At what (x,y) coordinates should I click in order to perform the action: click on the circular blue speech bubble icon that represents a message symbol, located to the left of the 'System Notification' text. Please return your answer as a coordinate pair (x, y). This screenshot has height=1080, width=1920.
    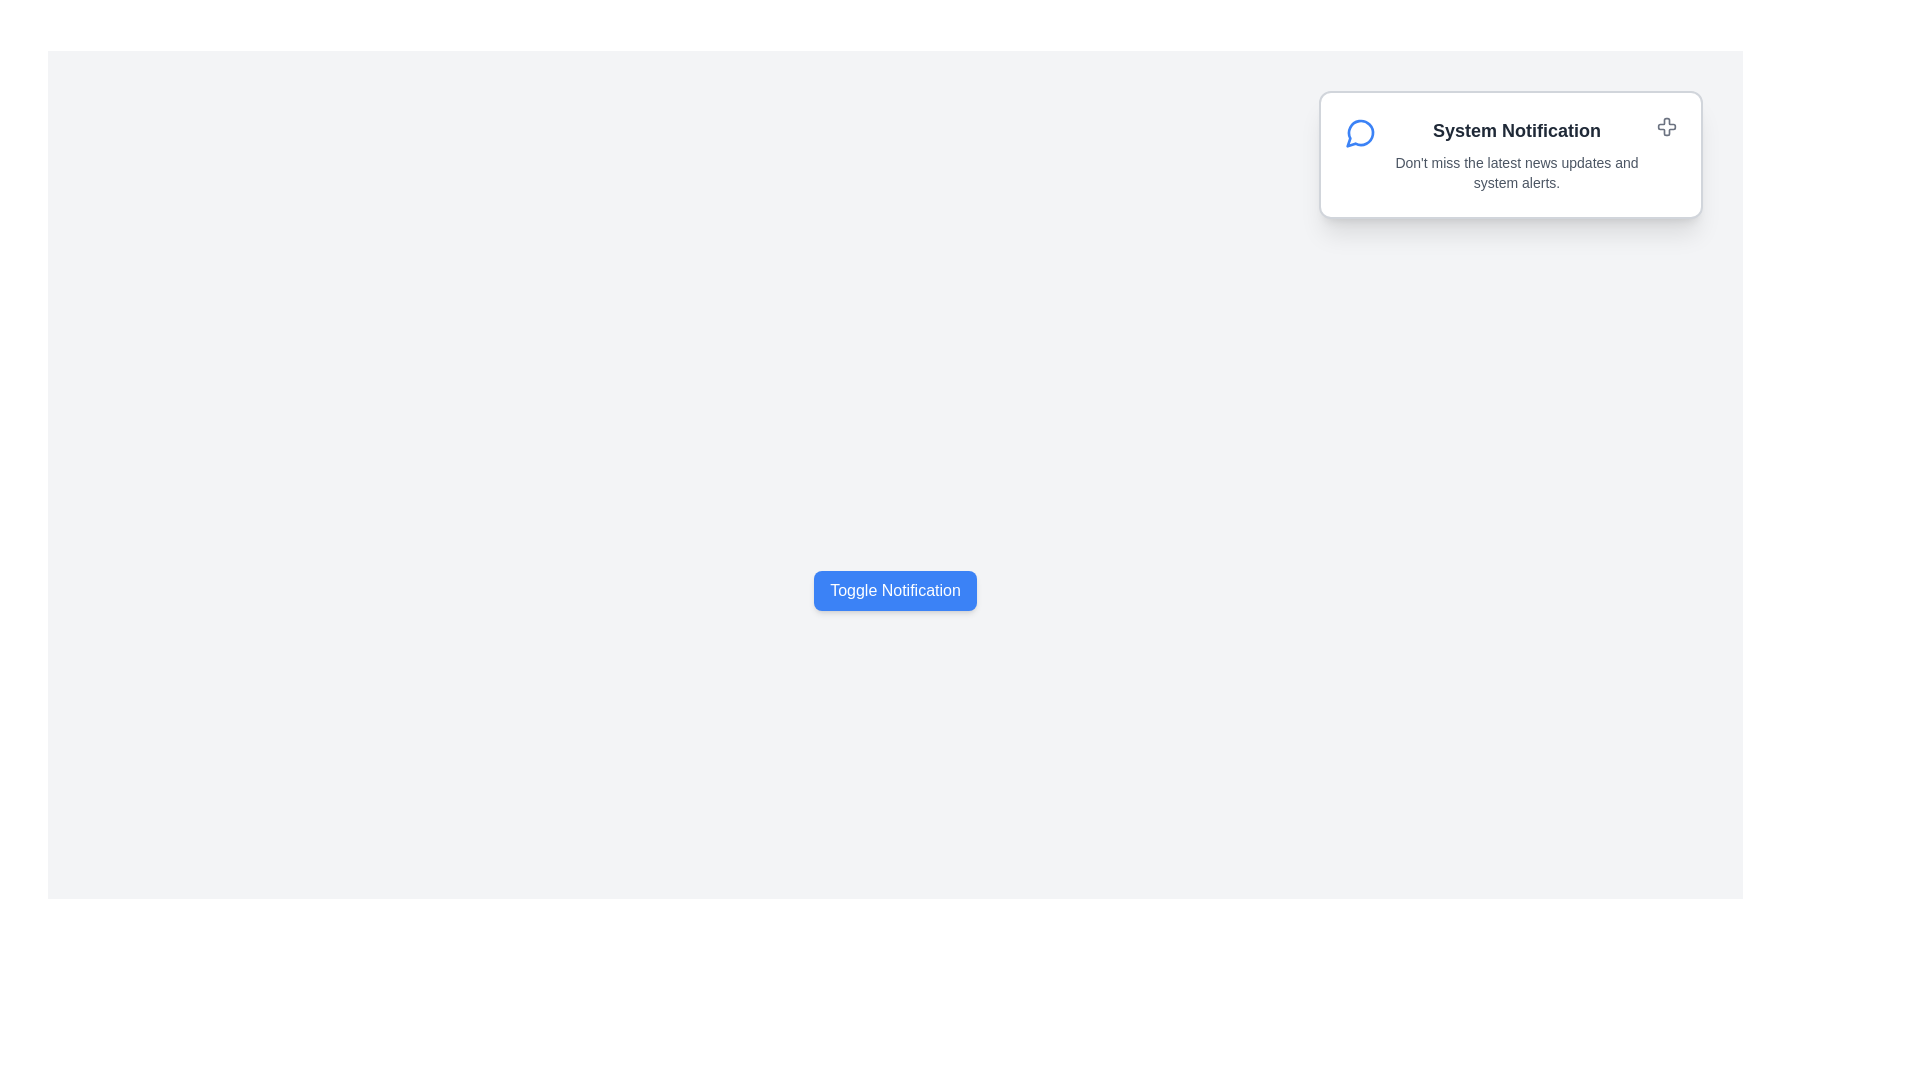
    Looking at the image, I should click on (1360, 132).